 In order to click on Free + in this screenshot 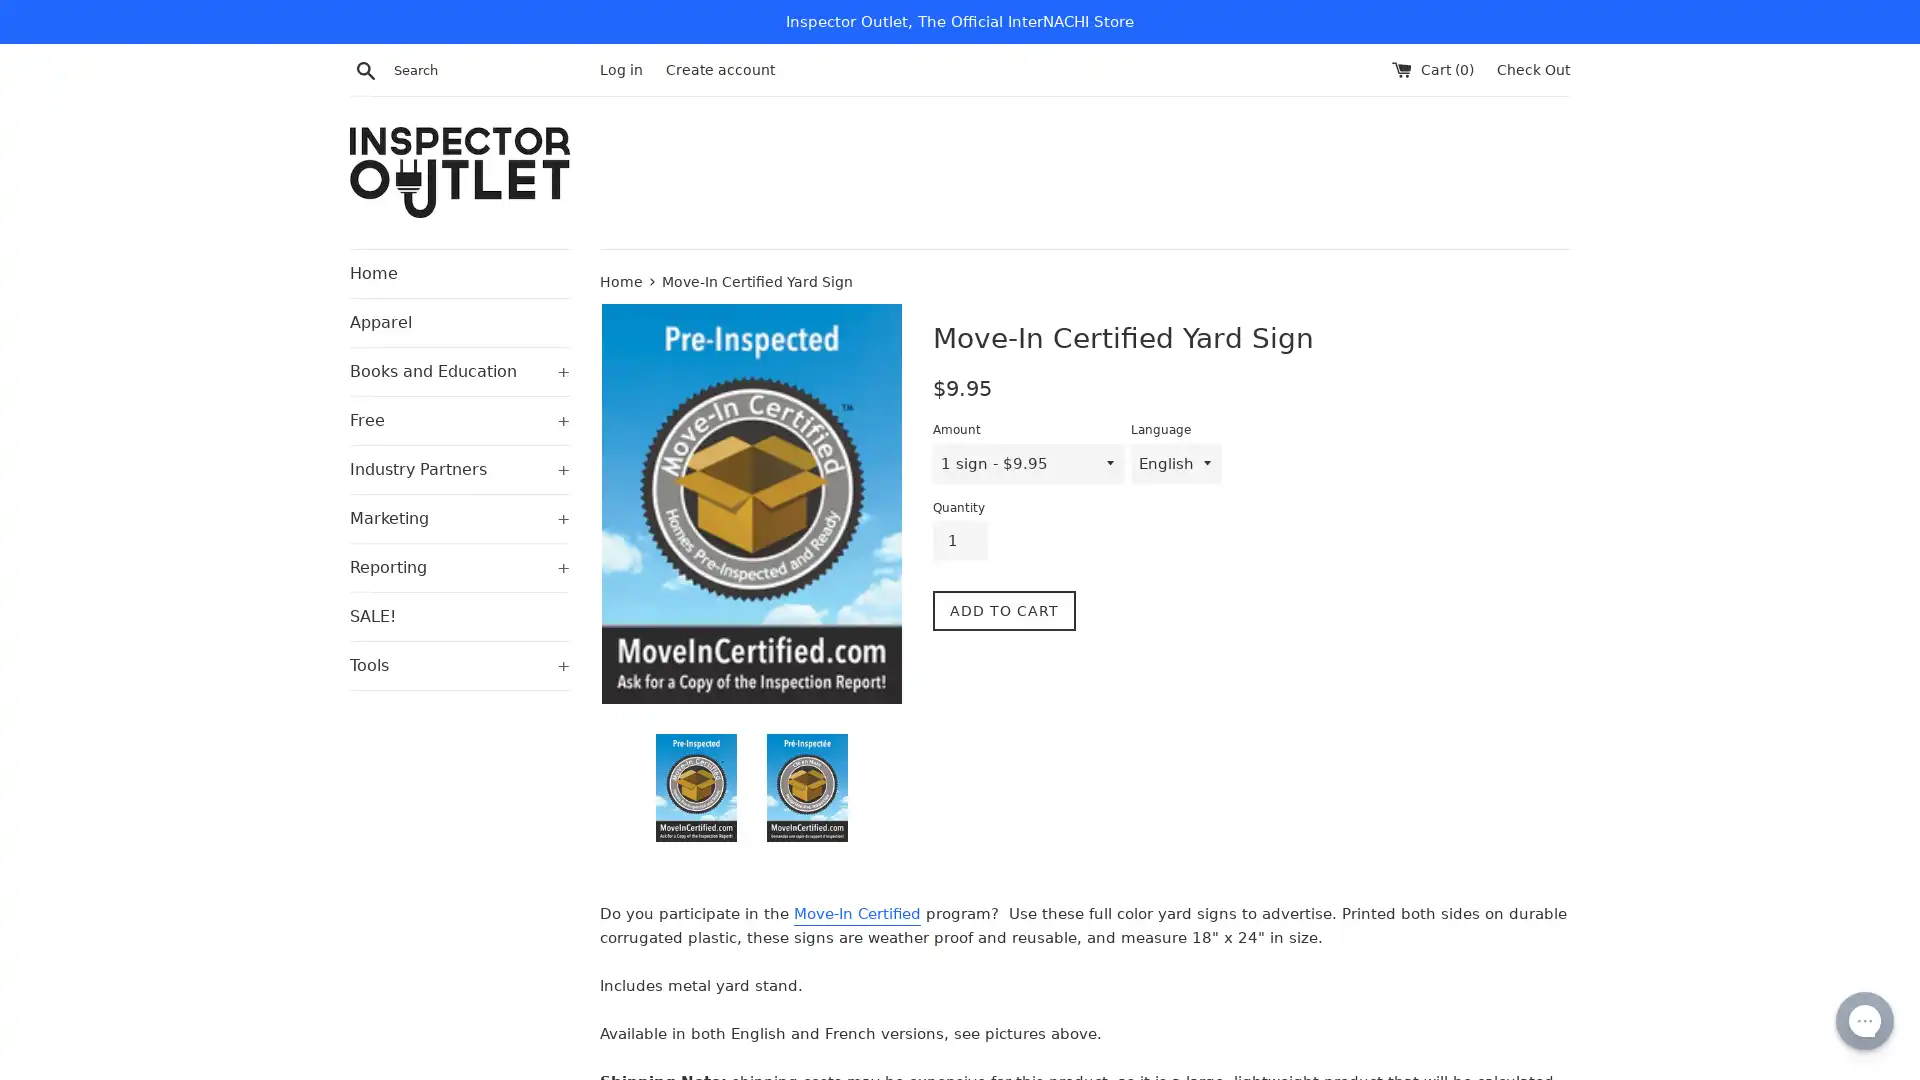, I will do `click(459, 419)`.